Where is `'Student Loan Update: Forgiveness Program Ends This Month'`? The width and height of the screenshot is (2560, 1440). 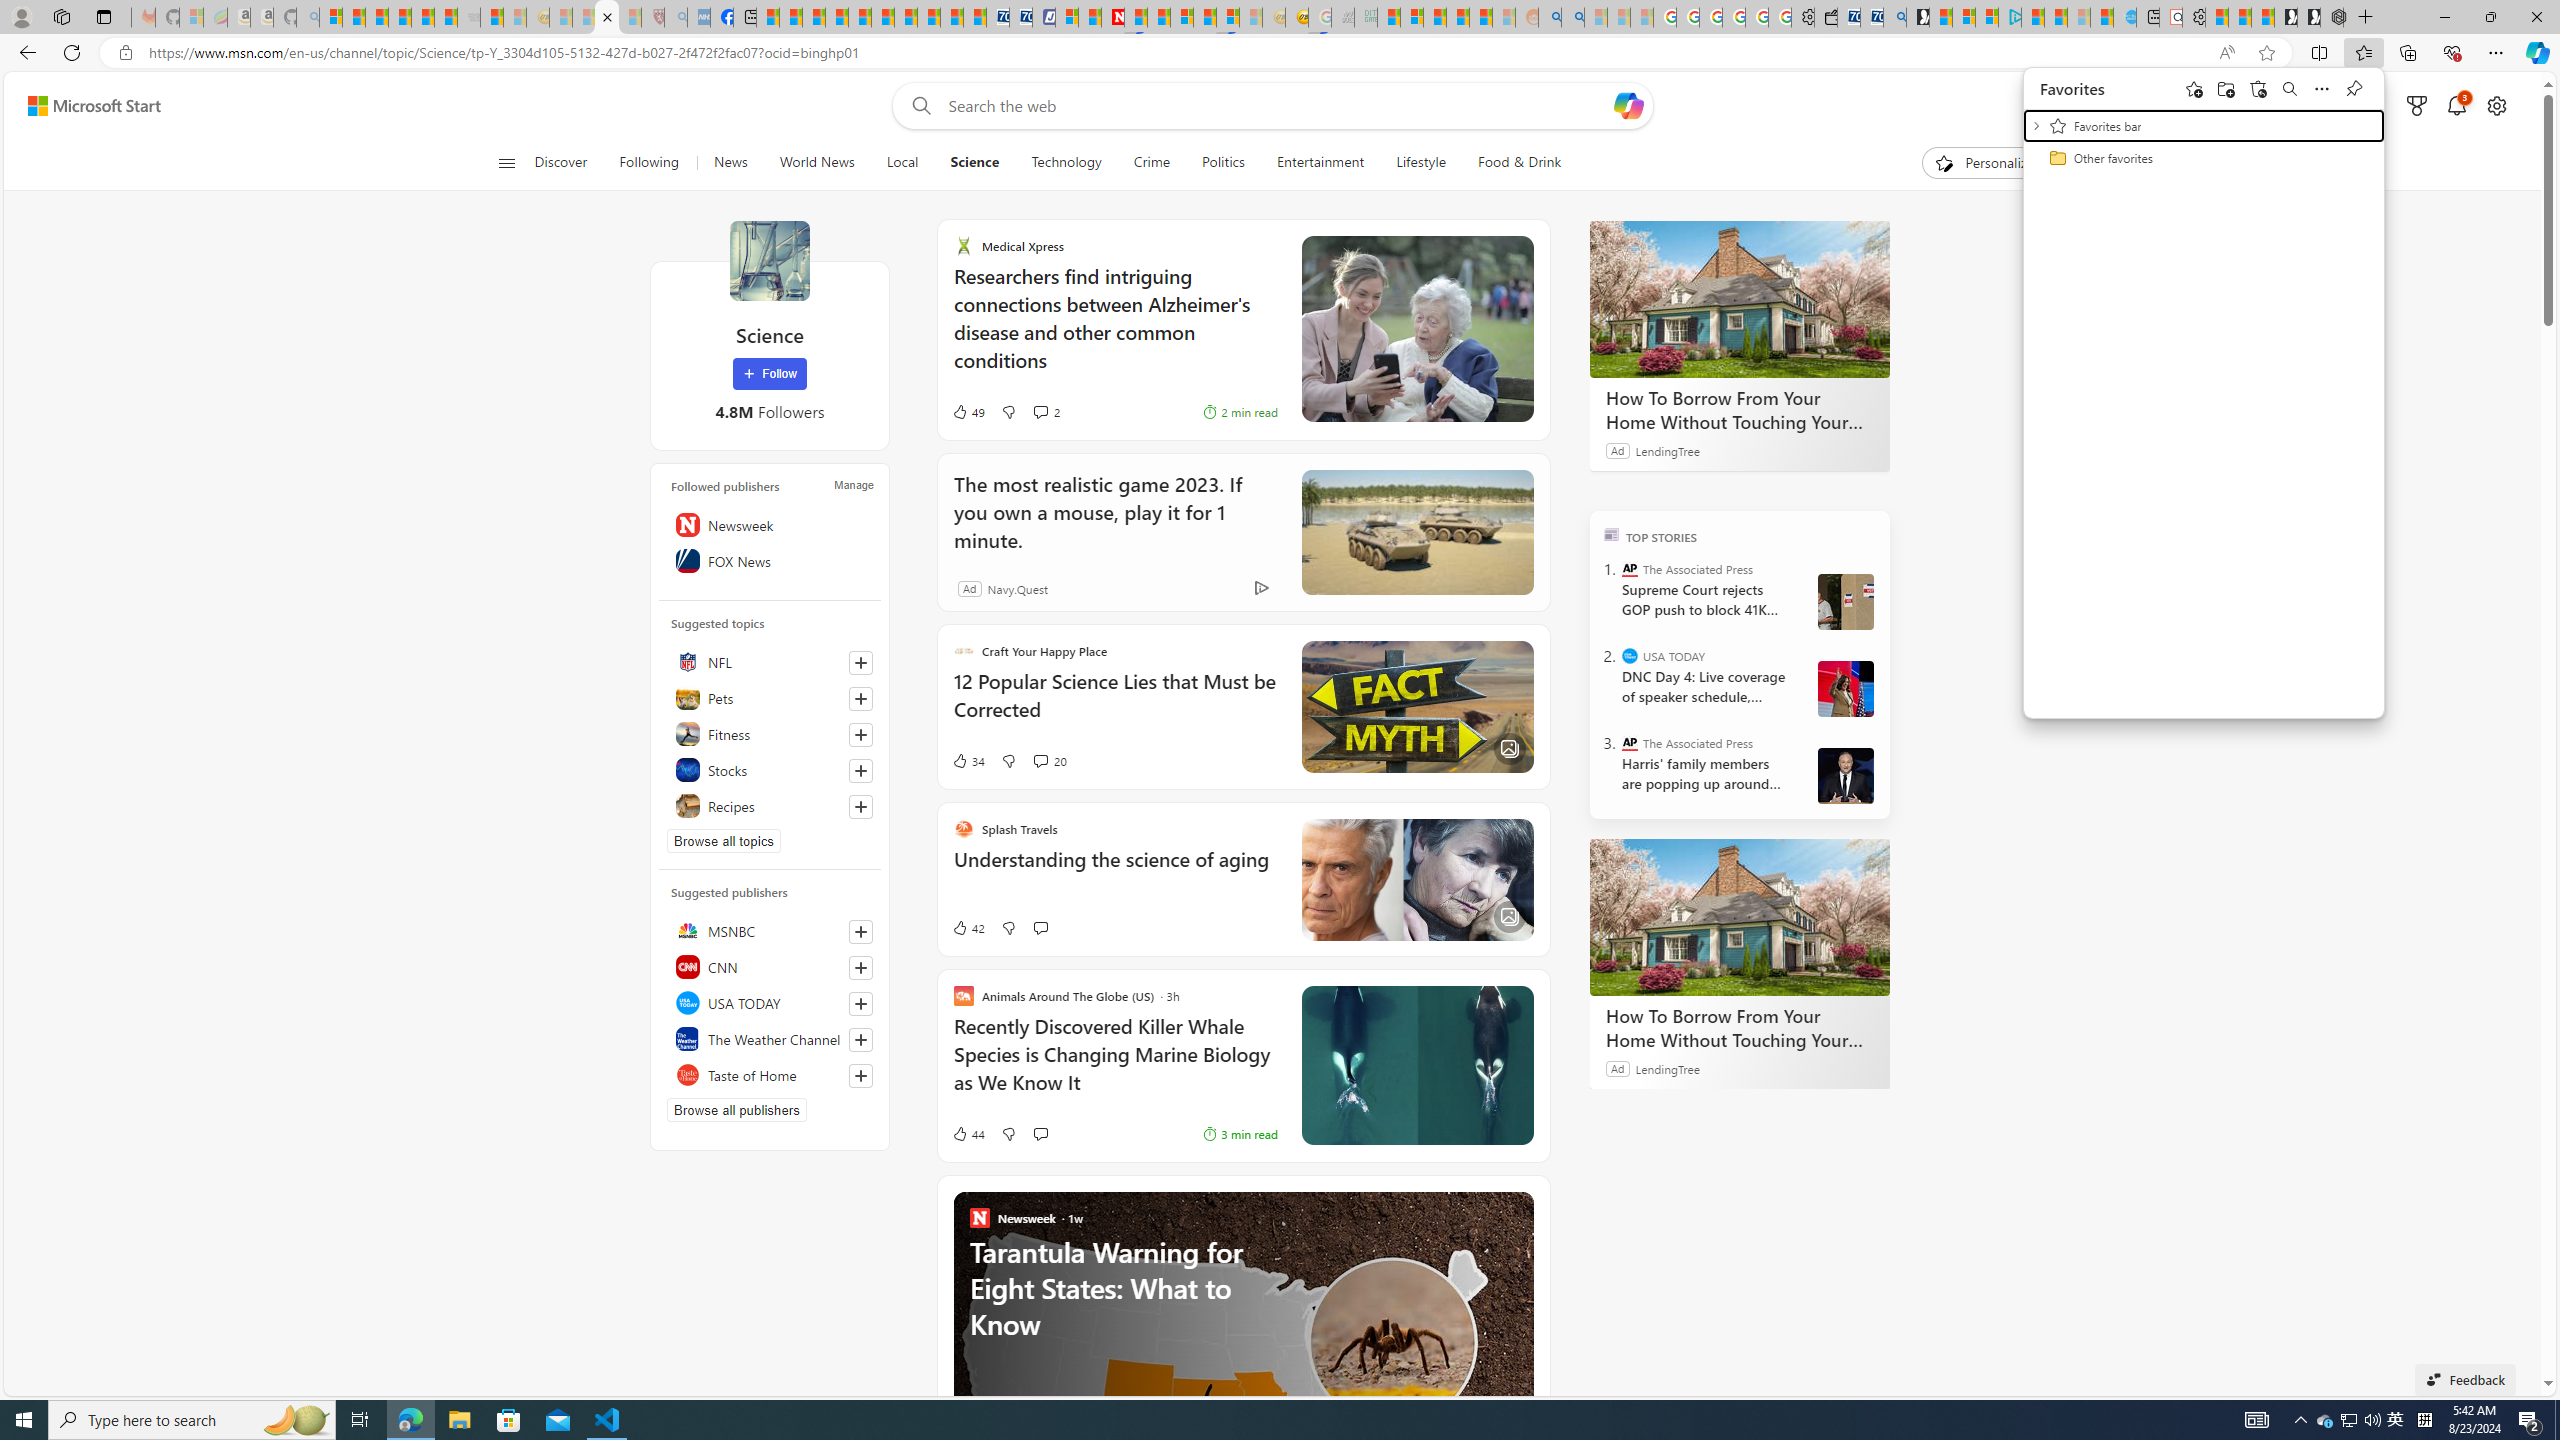 'Student Loan Update: Forgiveness Program Ends This Month' is located at coordinates (1479, 16).